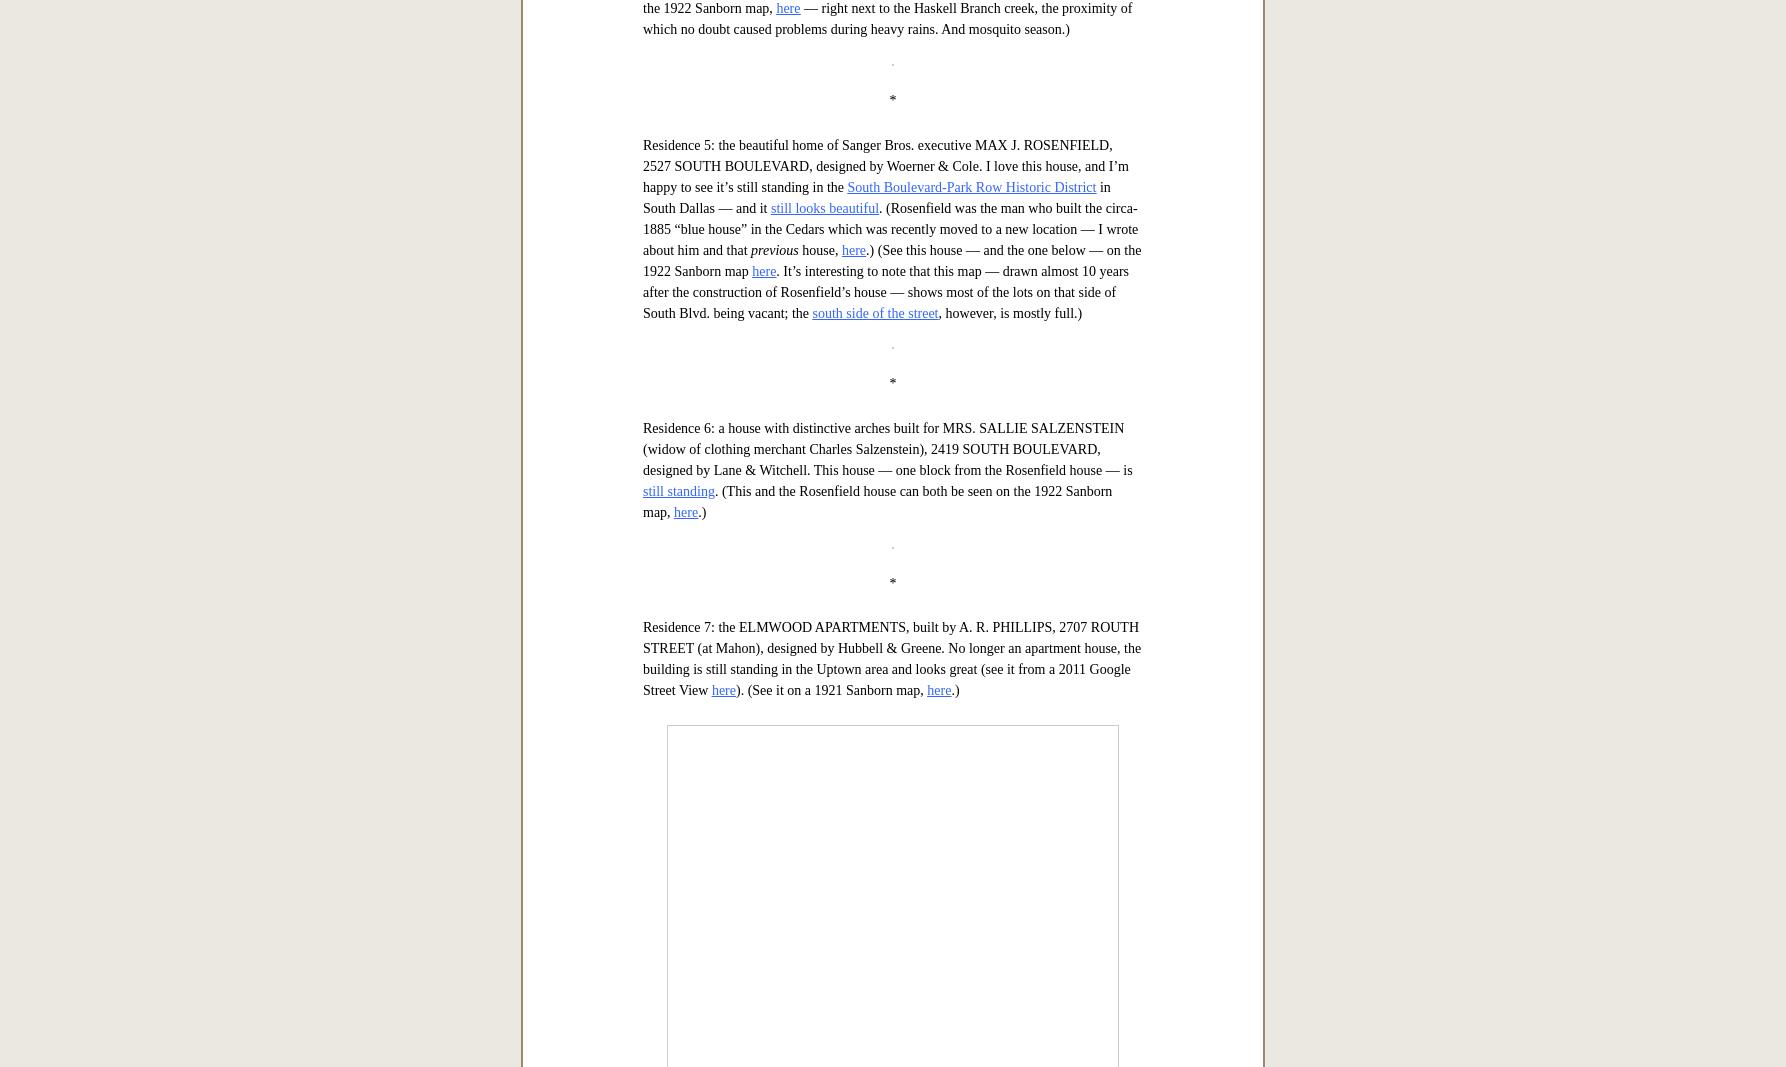 Image resolution: width=1786 pixels, height=1067 pixels. Describe the element at coordinates (886, 647) in the screenshot. I see `'— right next to the Haskell Branch creek, the proximity of which no doubt caused problems during heavy rains. And mosquito season.)'` at that location.